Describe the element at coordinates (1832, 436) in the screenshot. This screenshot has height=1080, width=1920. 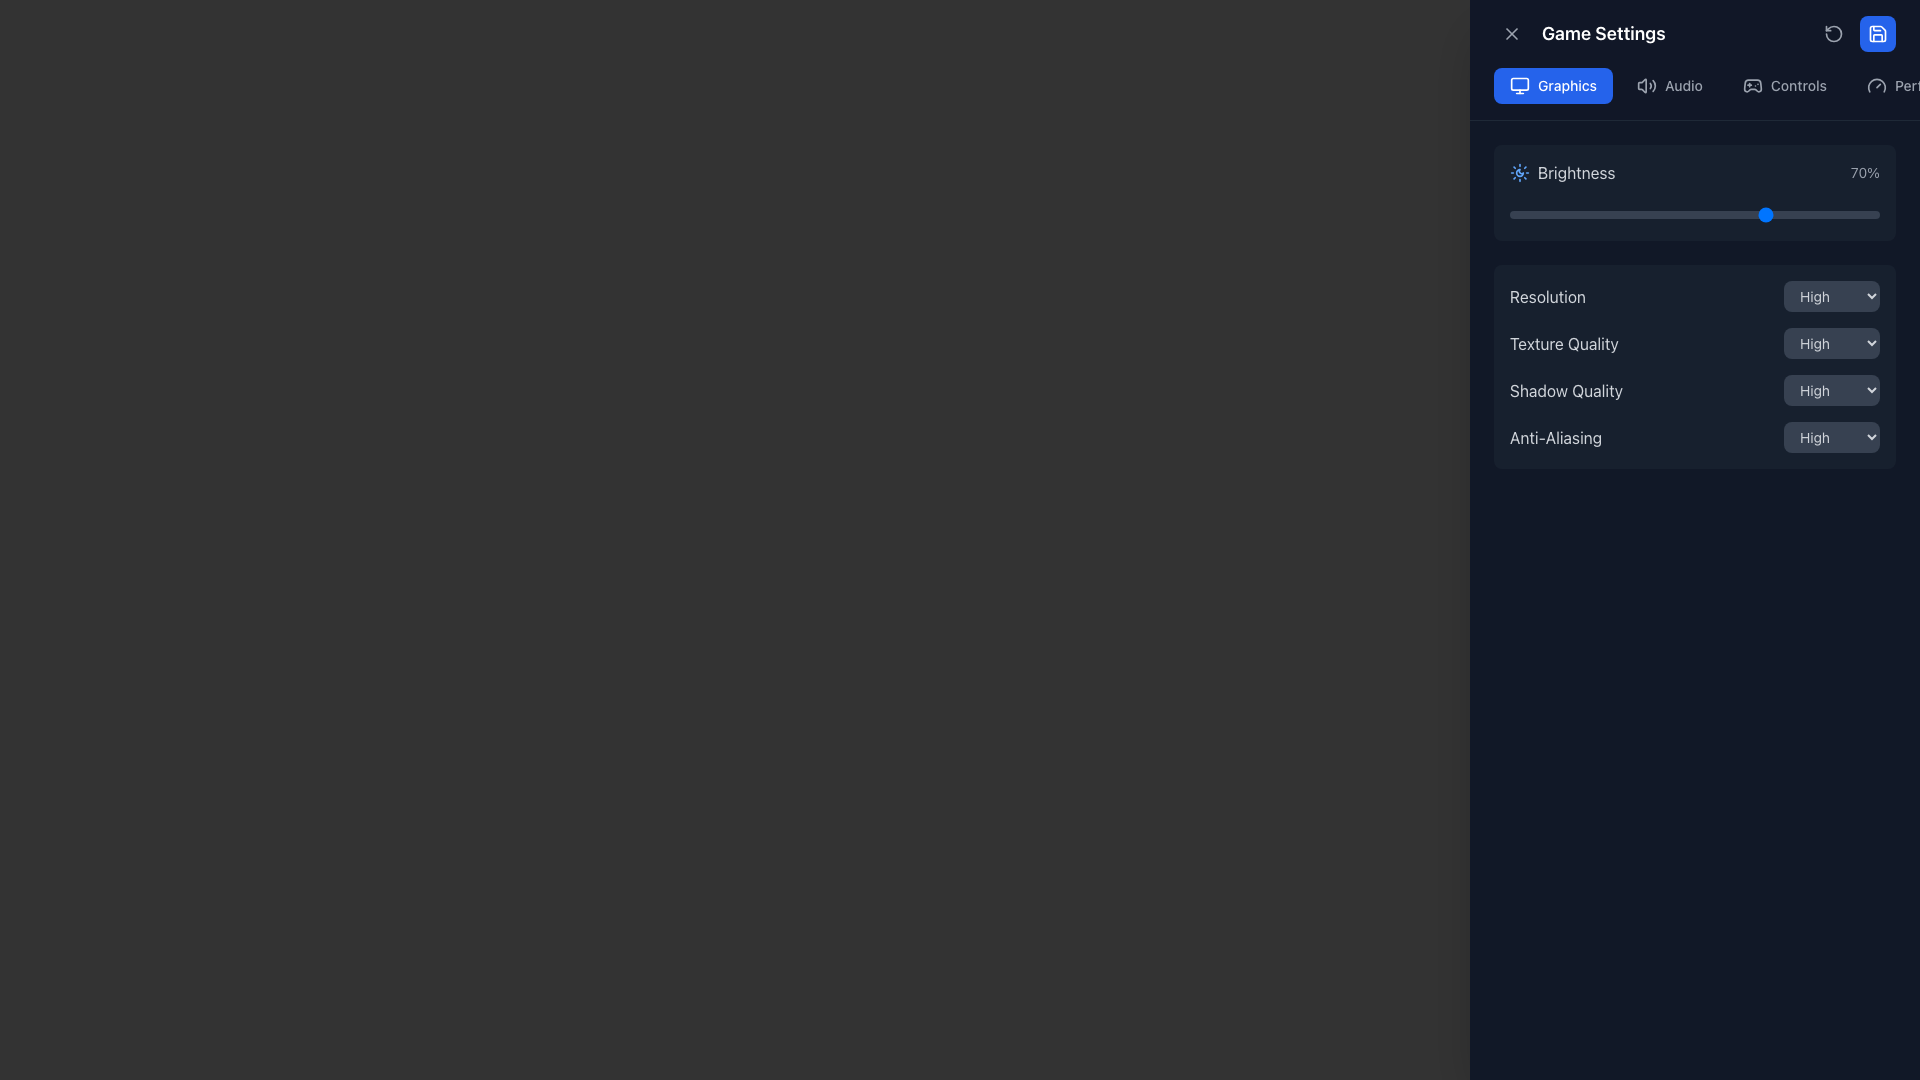
I see `the 'High' dropdown button in the lower-right part of the 'Anti-Aliasing' section` at that location.